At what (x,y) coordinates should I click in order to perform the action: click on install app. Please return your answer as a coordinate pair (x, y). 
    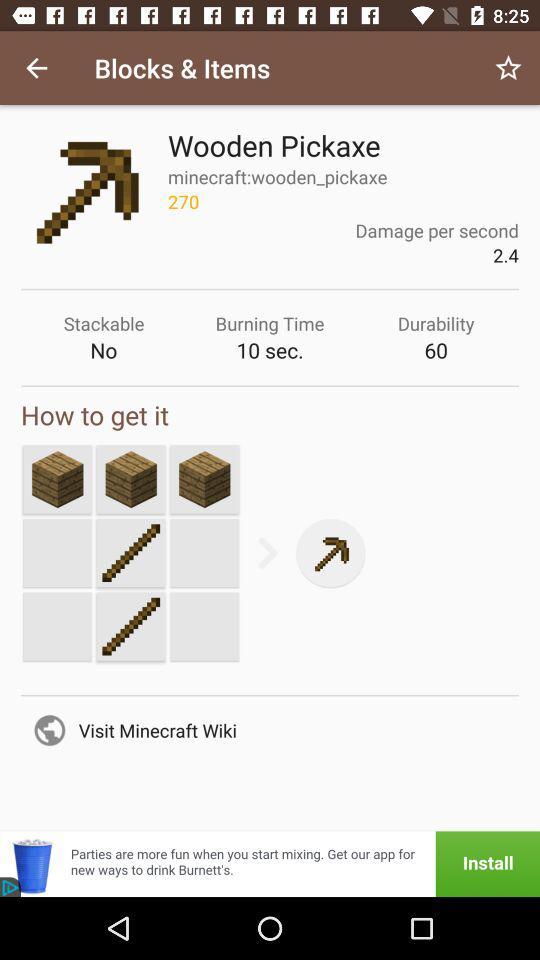
    Looking at the image, I should click on (270, 863).